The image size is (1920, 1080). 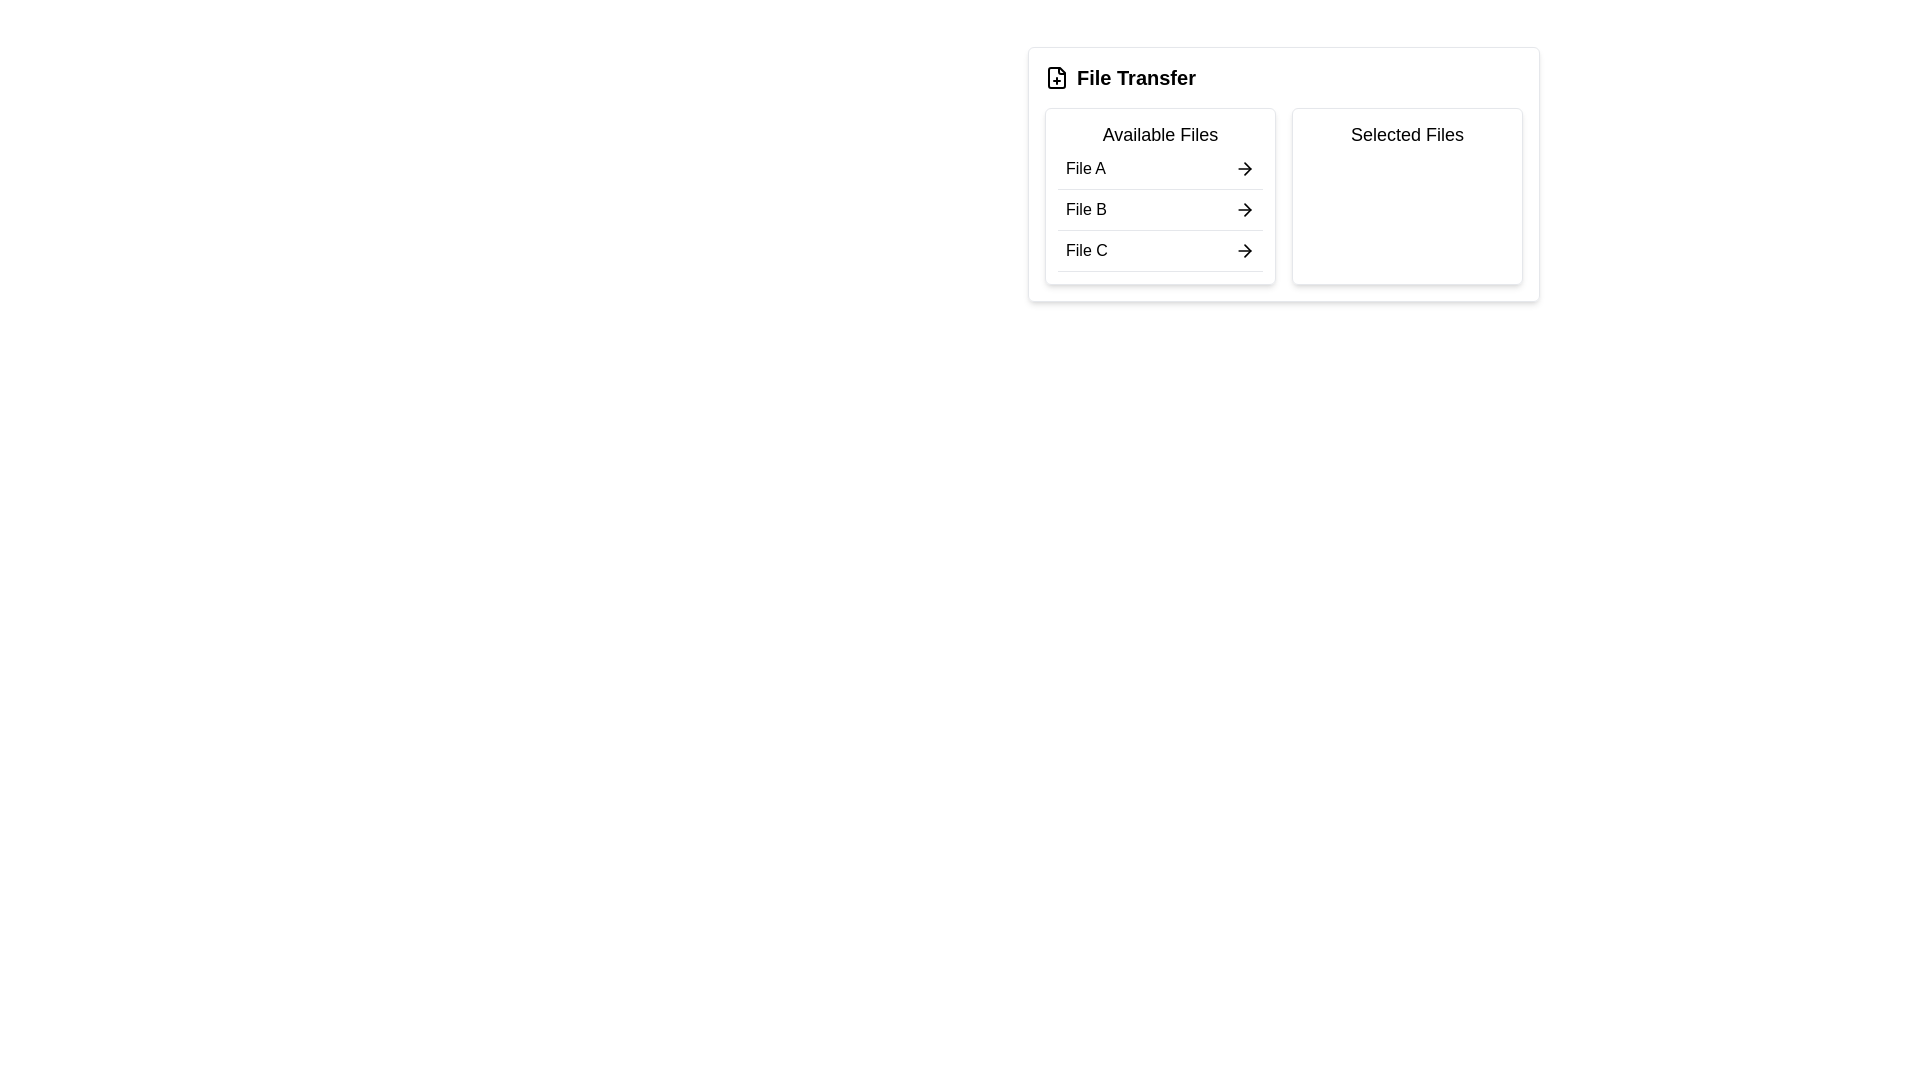 What do you see at coordinates (1247, 168) in the screenshot?
I see `the right-pointing arrow SVG icon in the 'Available Files' panel of the 'File Transfer' interface, specifically aligned to the right side of the 'File A' option` at bounding box center [1247, 168].